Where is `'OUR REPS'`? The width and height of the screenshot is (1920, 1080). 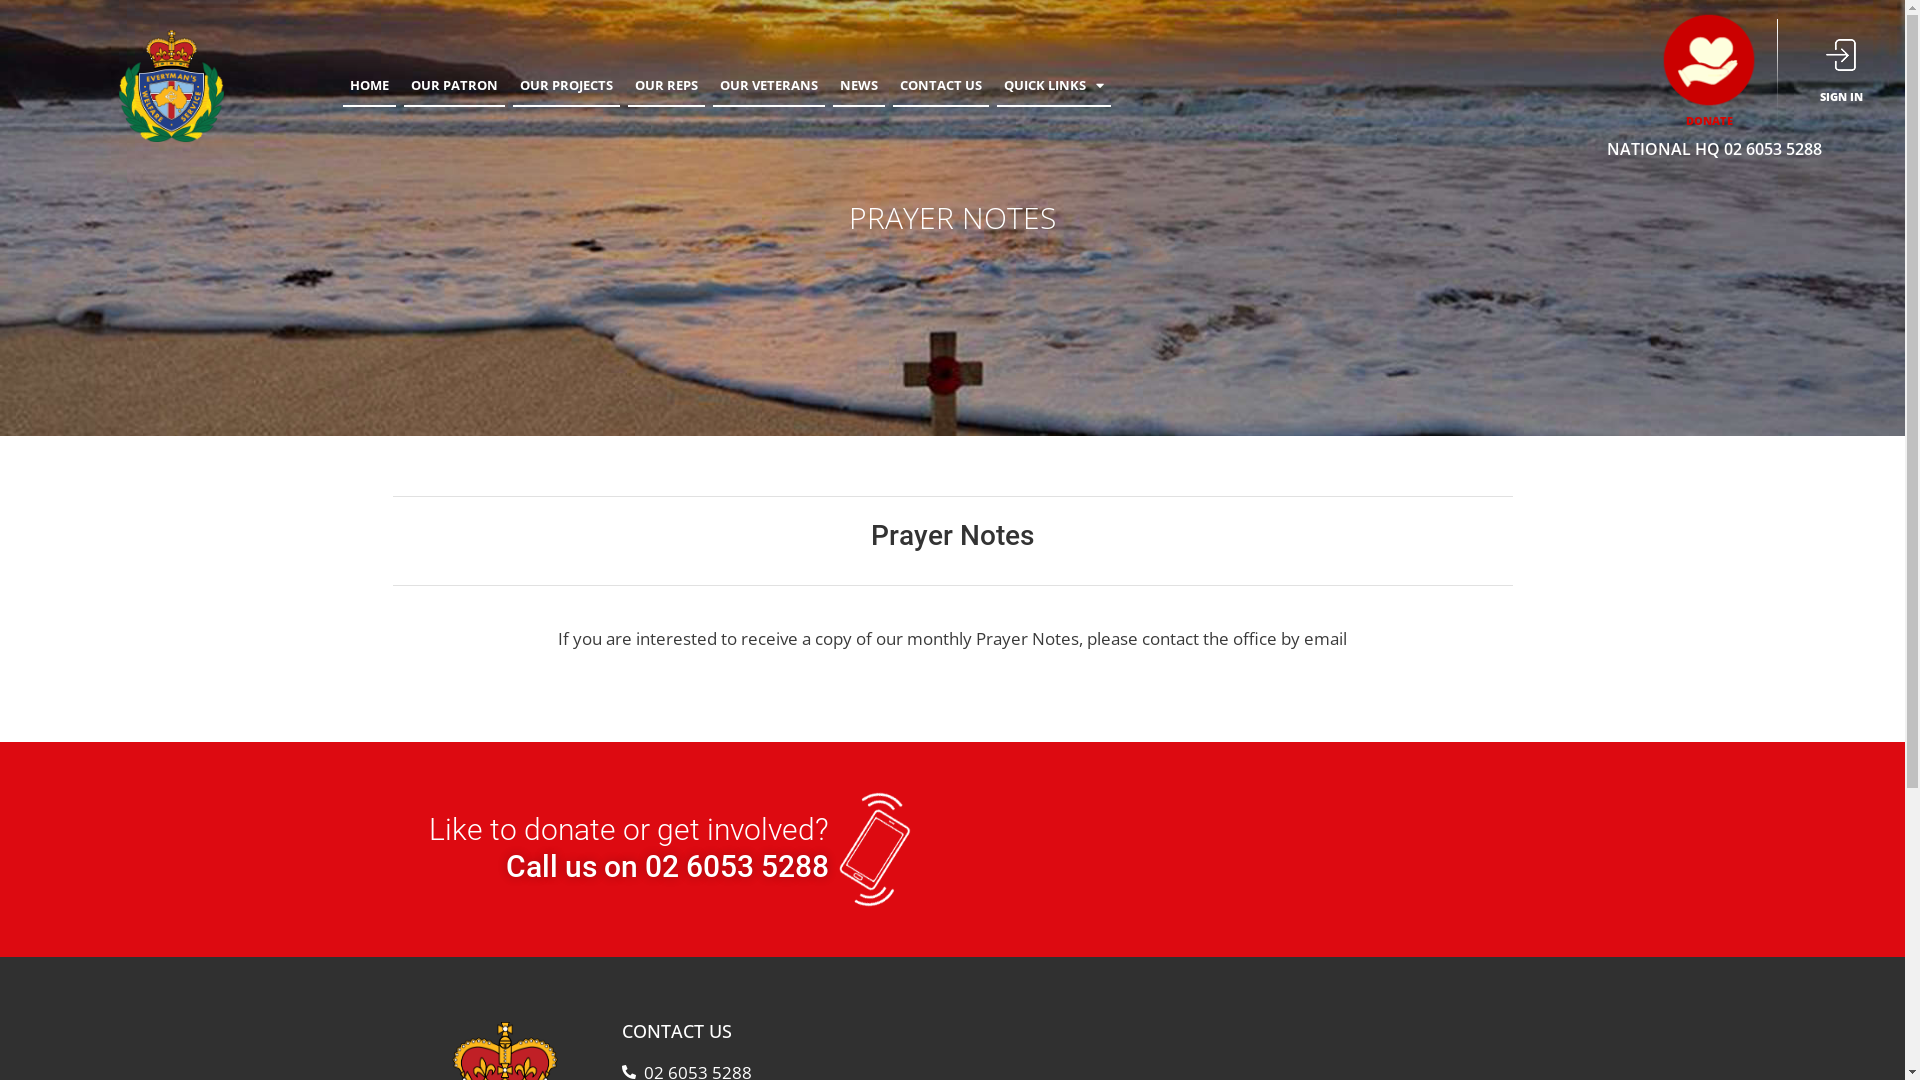
'OUR REPS' is located at coordinates (627, 84).